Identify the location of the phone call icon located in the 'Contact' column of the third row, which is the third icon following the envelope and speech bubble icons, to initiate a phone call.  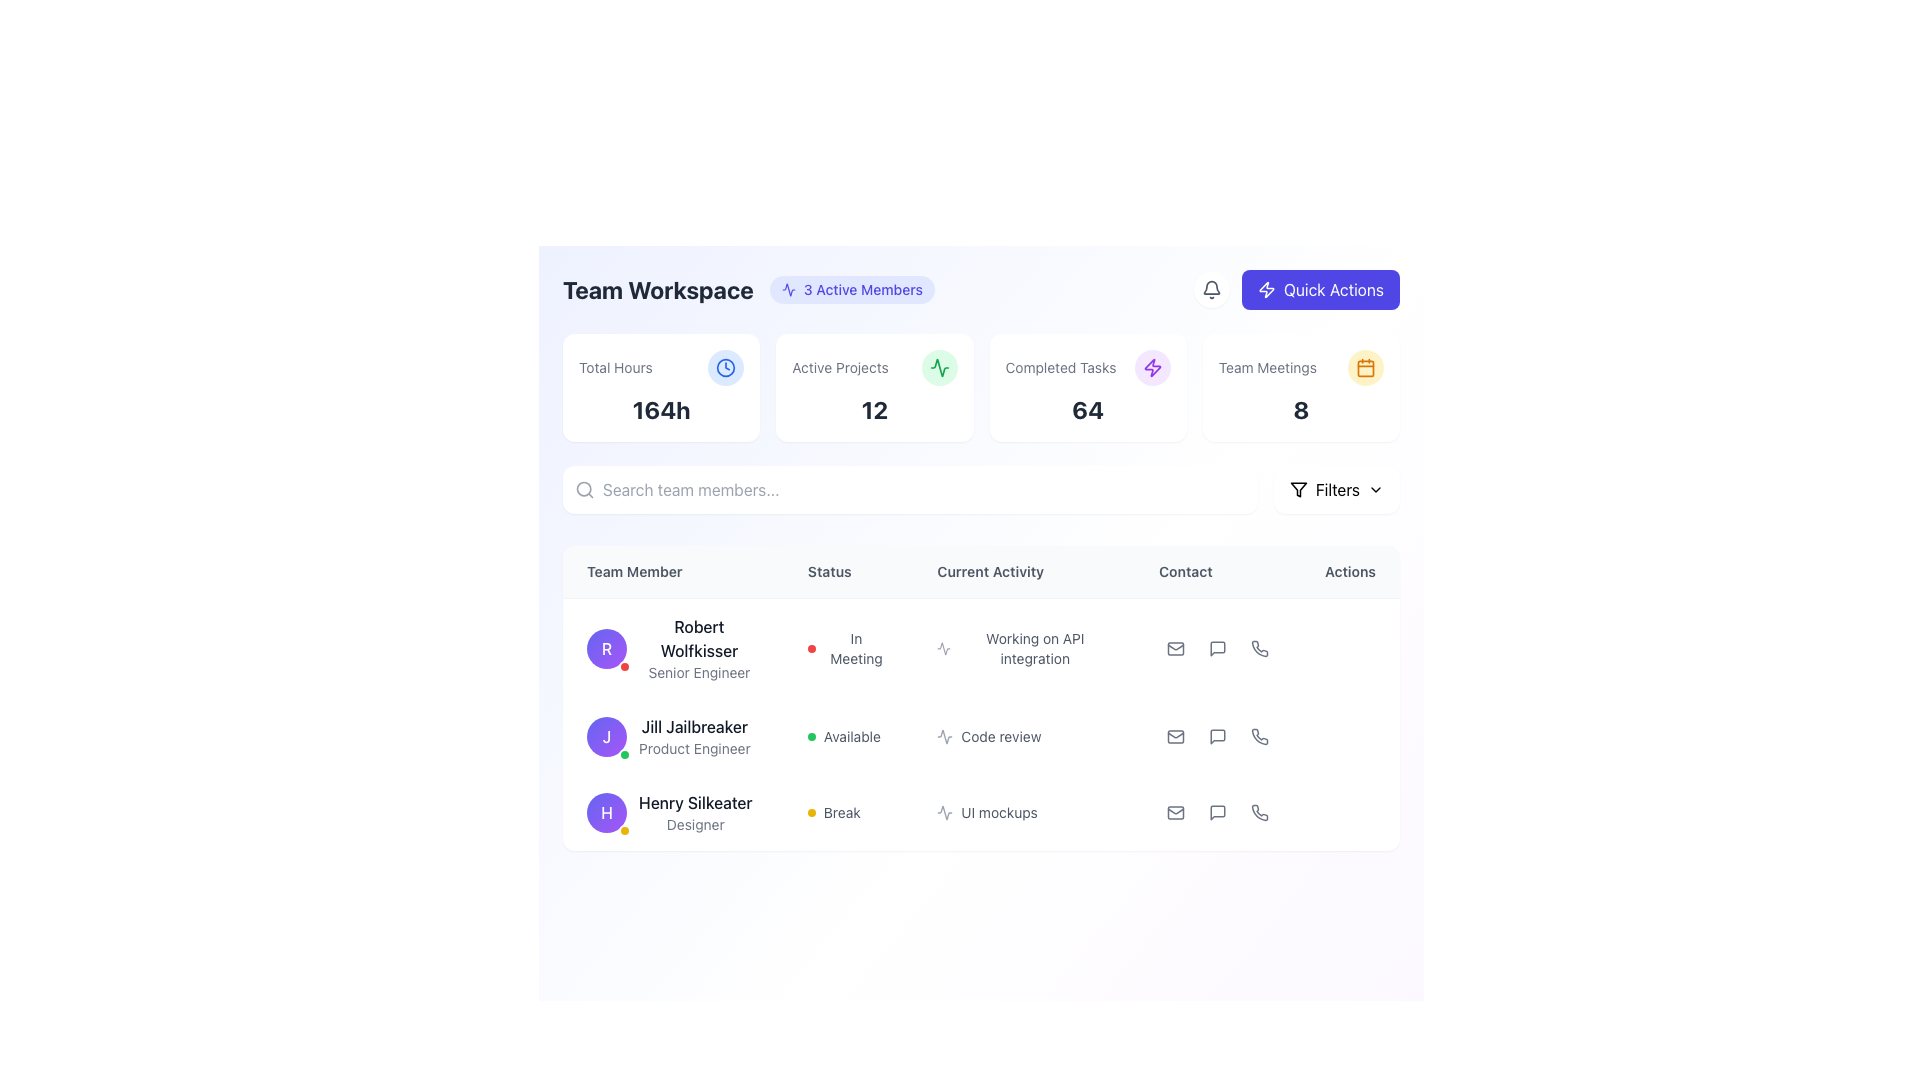
(1258, 812).